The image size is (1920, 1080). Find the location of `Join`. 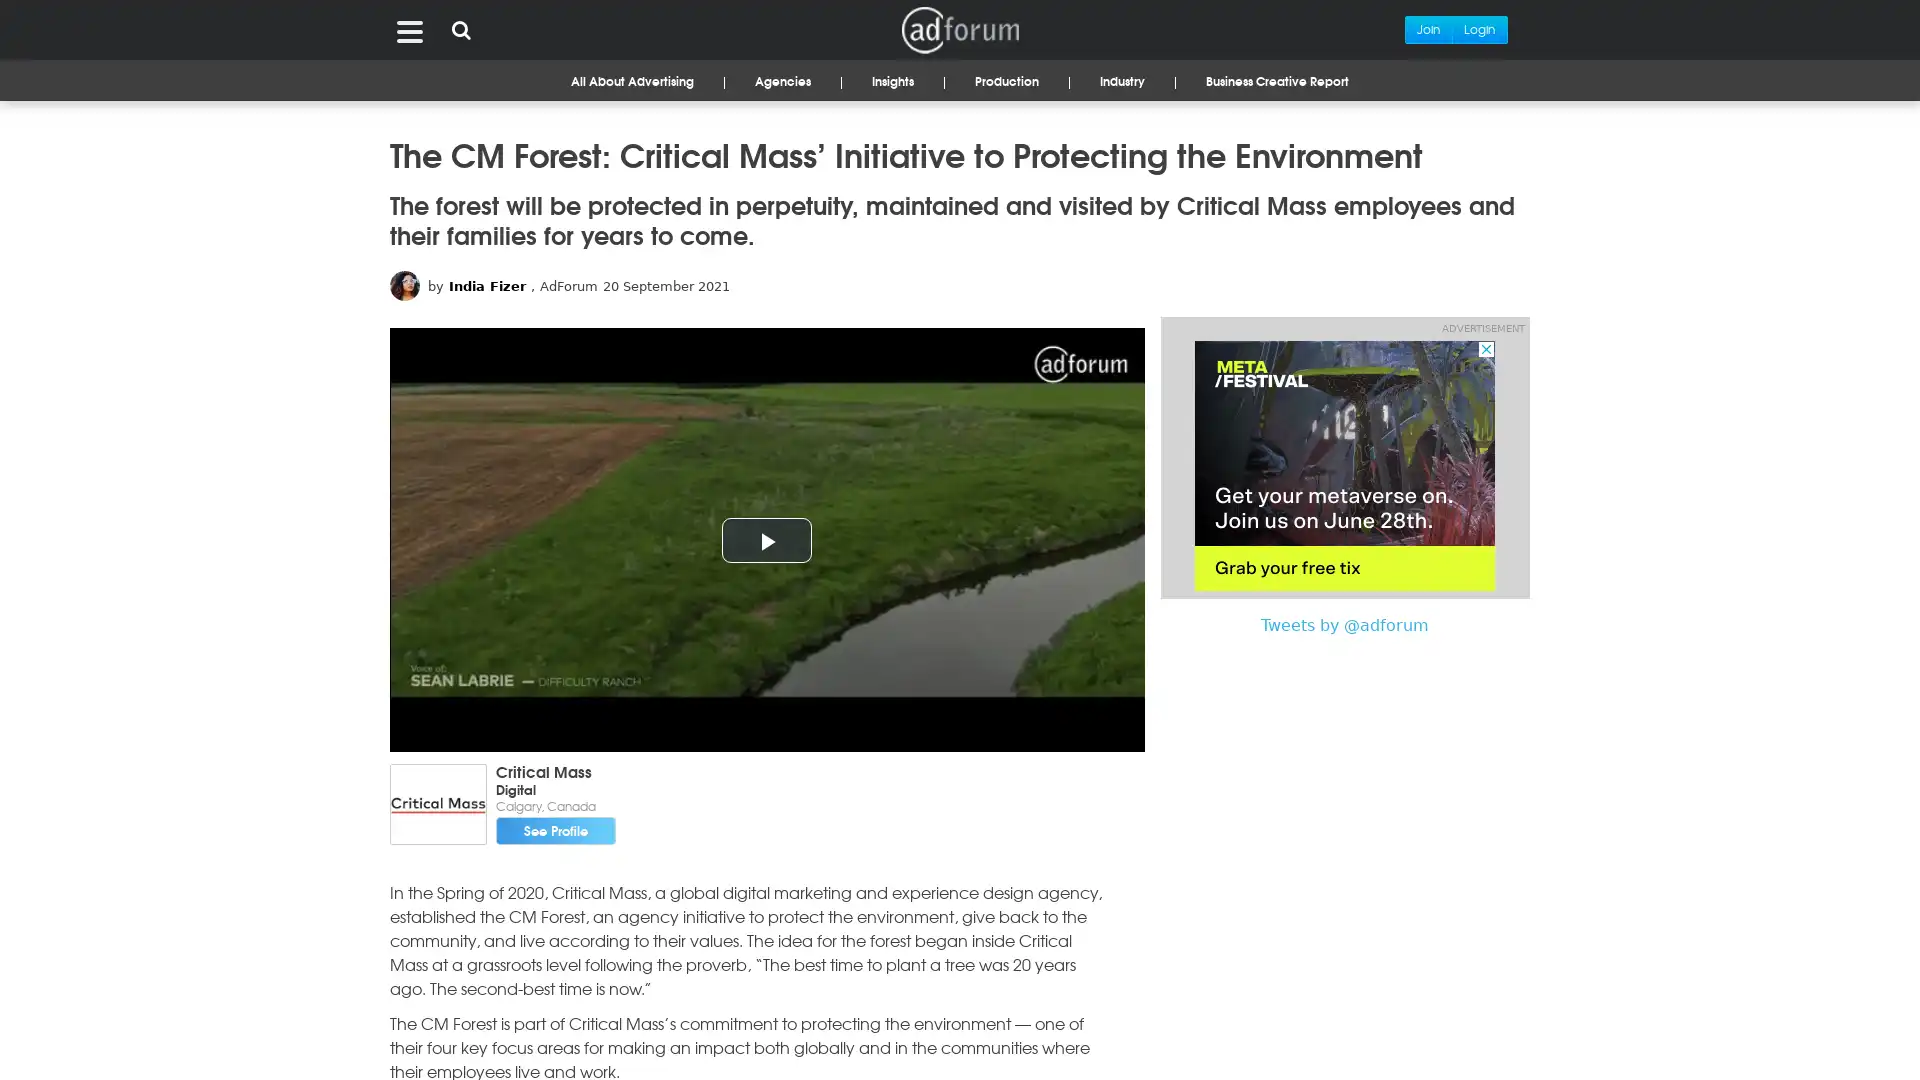

Join is located at coordinates (1426, 30).